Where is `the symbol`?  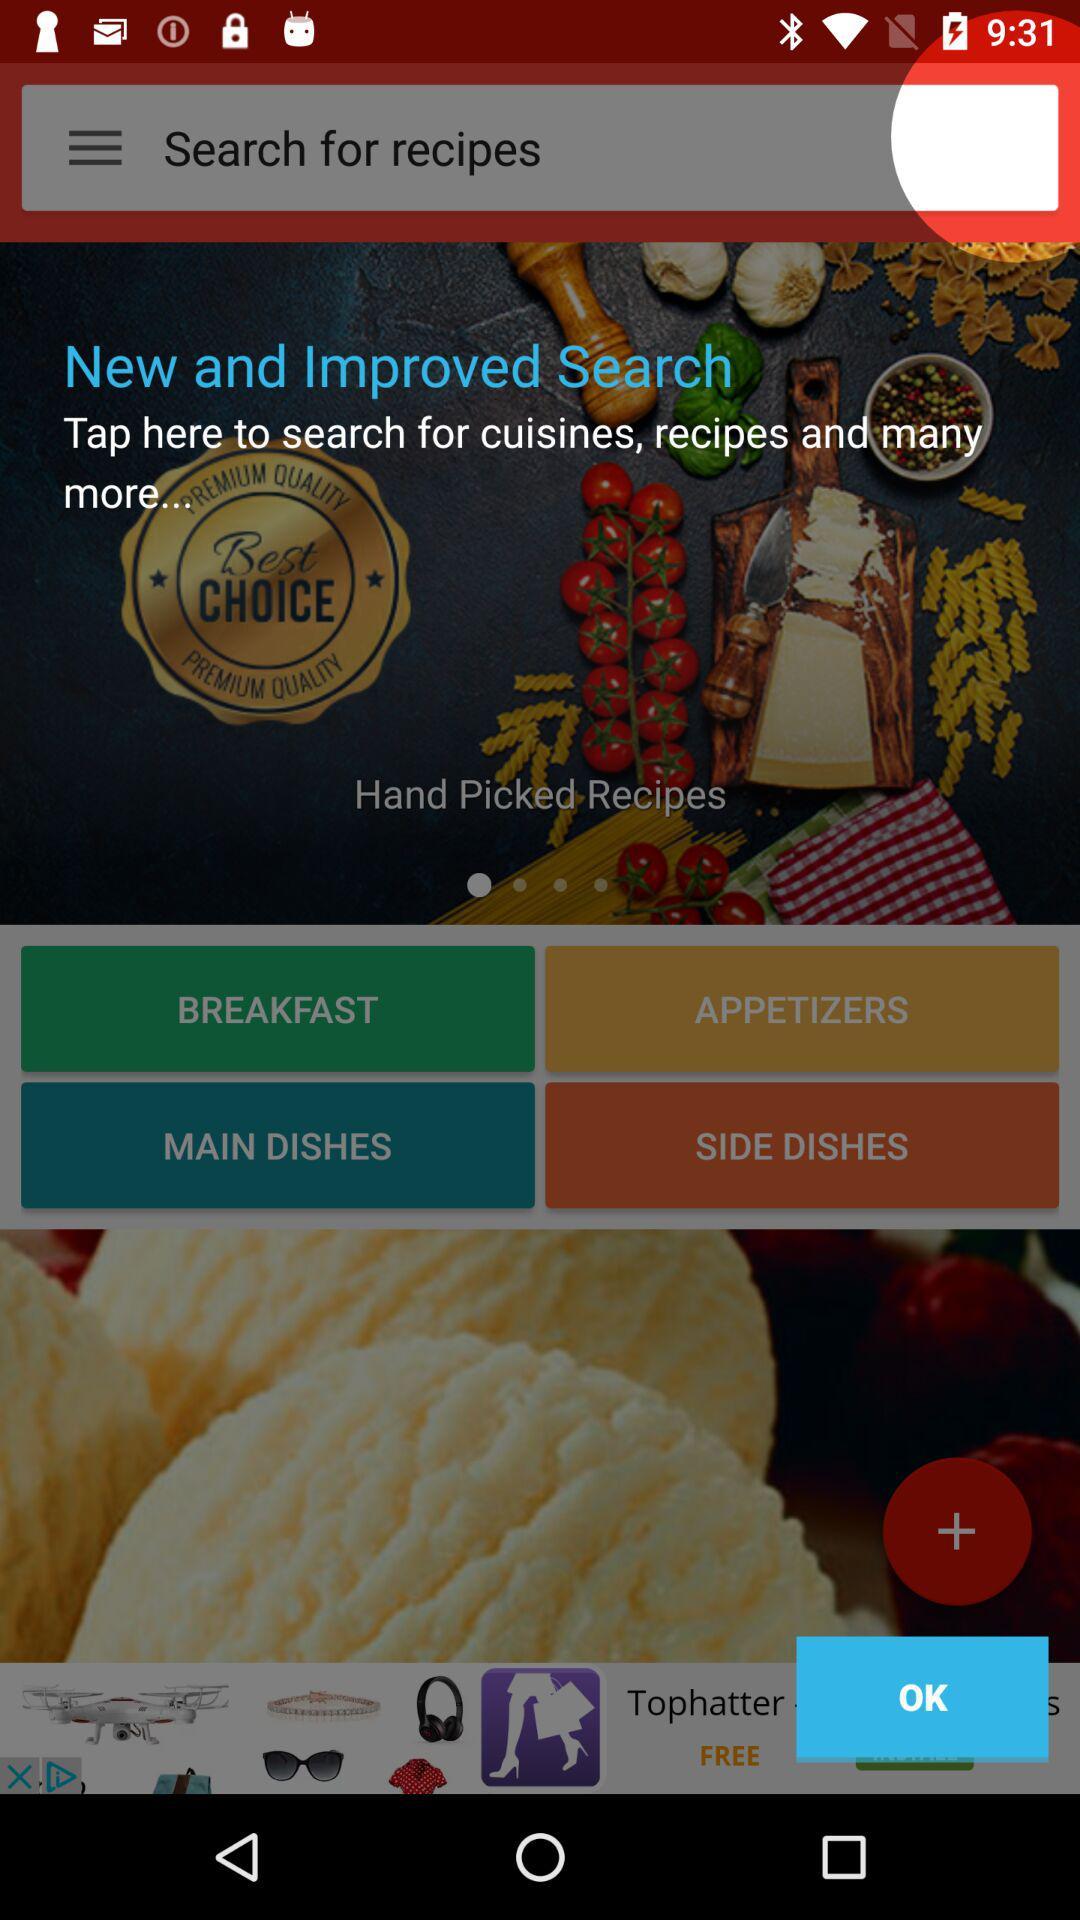
the symbol is located at coordinates (955, 1538).